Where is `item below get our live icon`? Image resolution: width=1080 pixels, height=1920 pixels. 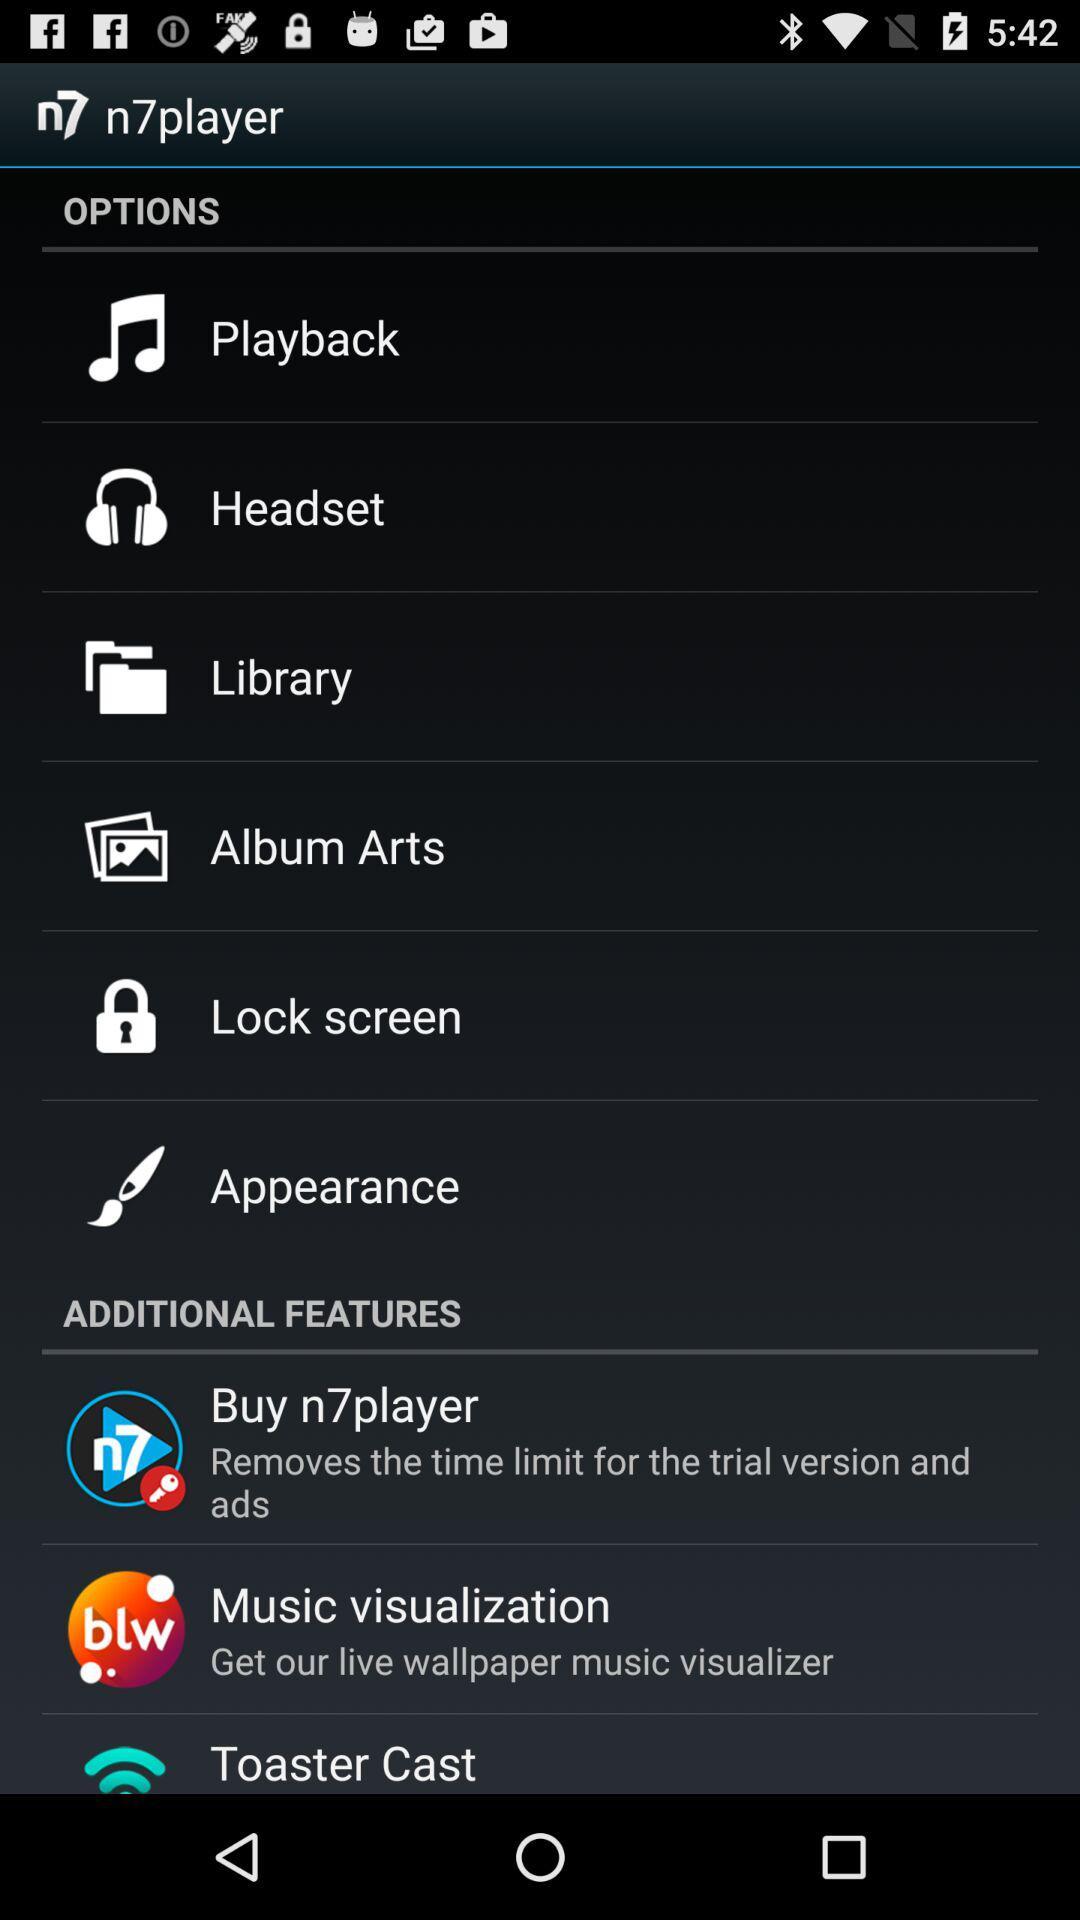 item below get our live icon is located at coordinates (342, 1762).